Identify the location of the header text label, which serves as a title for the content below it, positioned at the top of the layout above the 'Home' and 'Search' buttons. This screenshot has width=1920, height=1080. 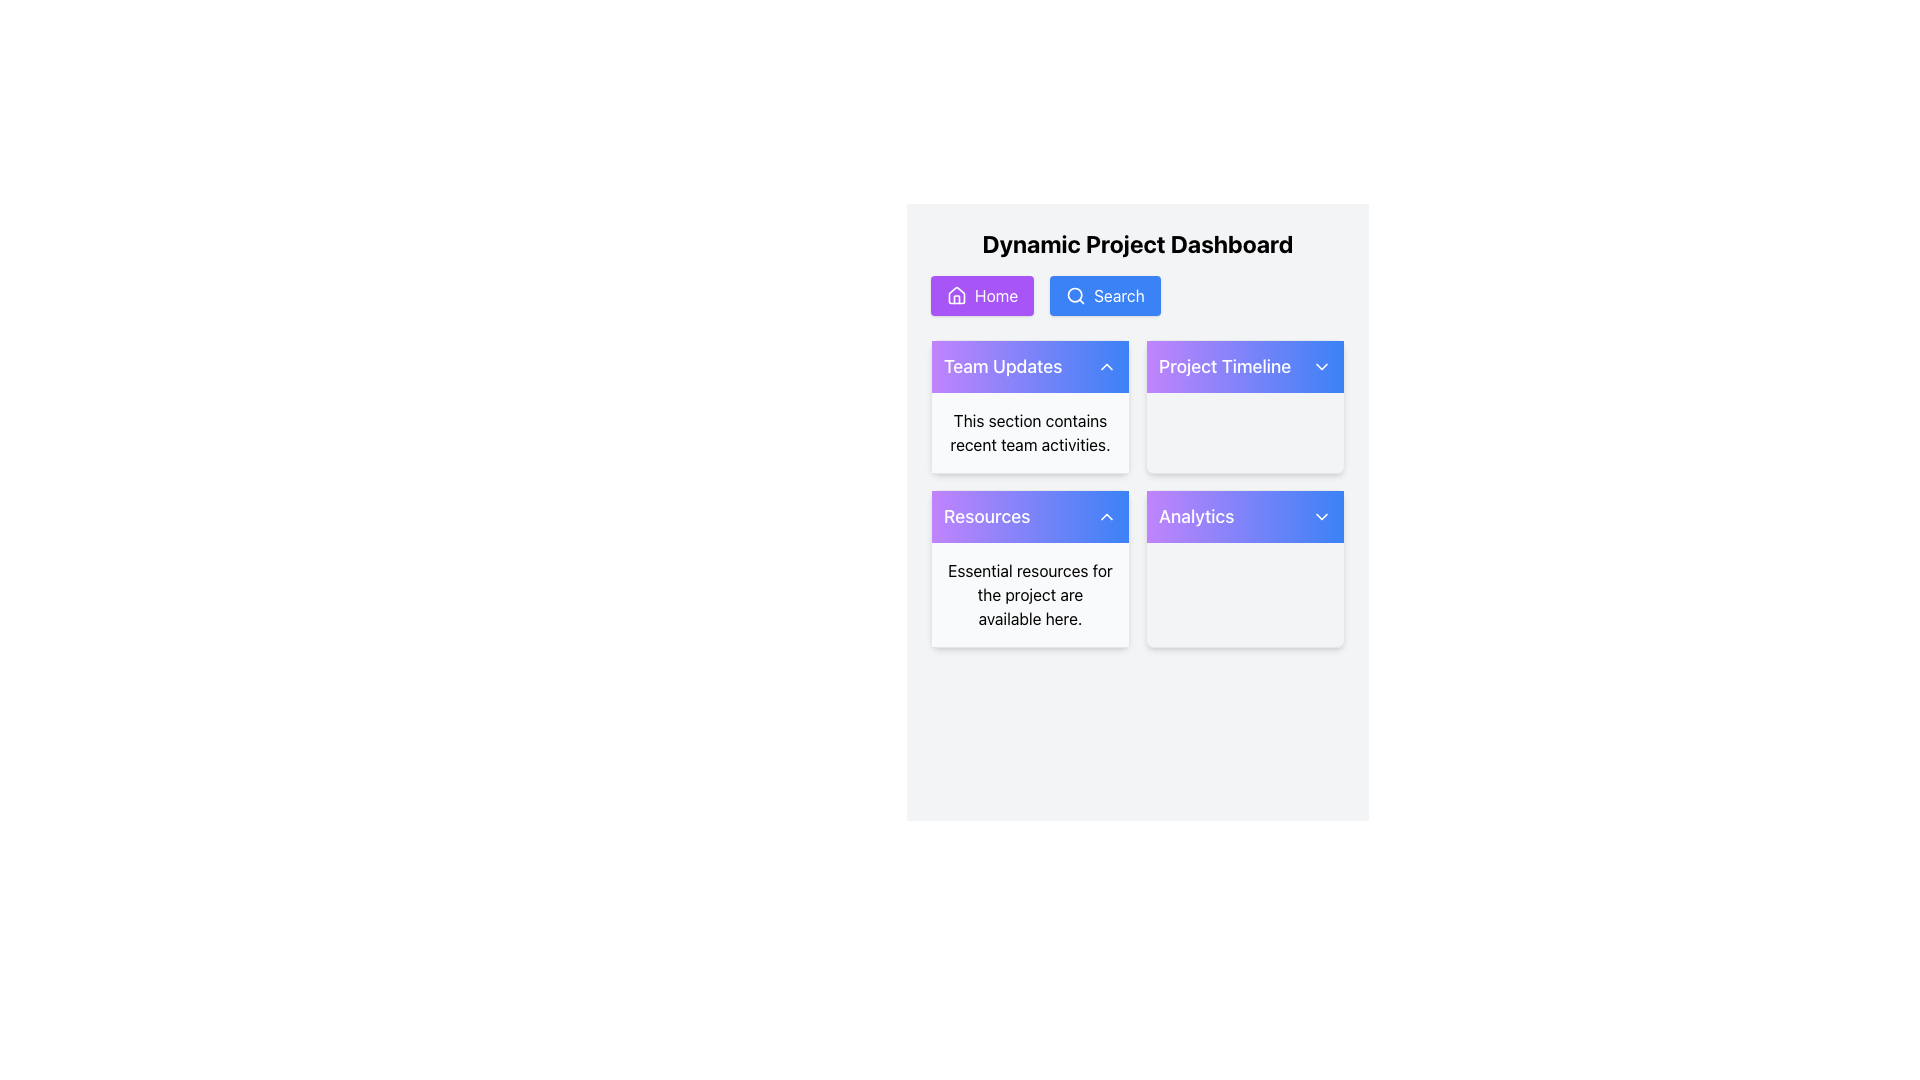
(1137, 242).